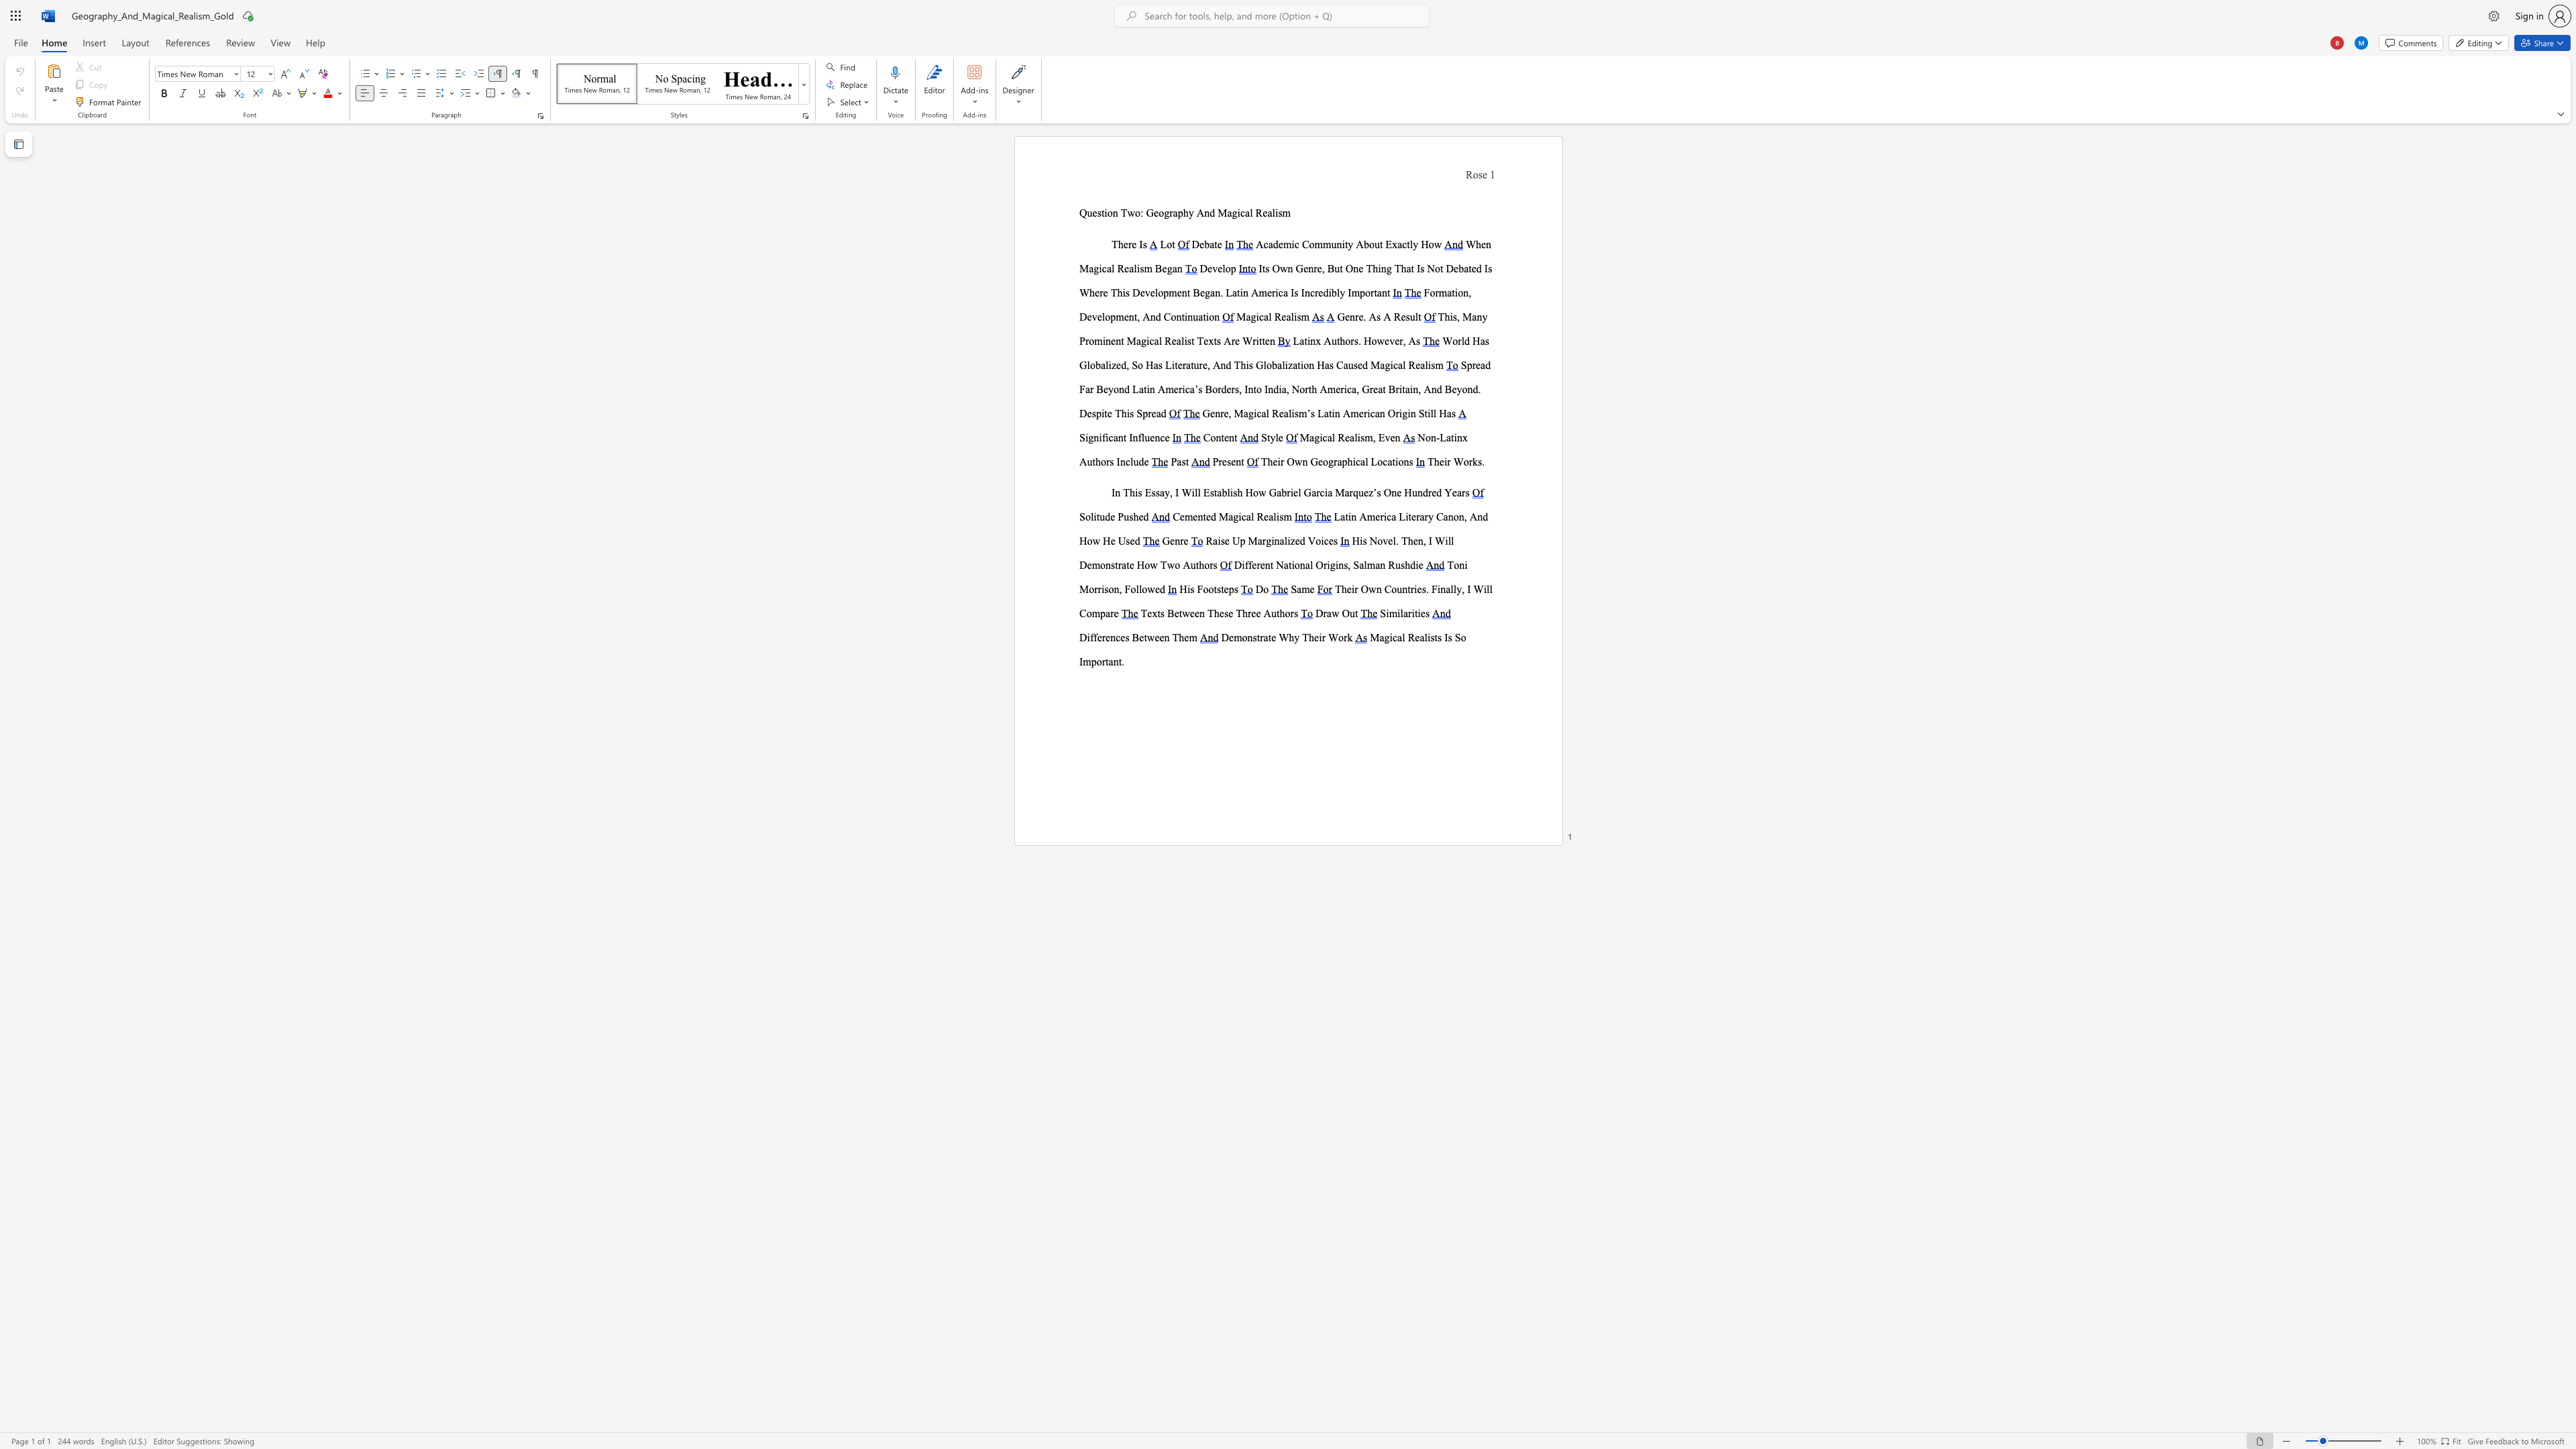  What do you see at coordinates (1480, 244) in the screenshot?
I see `the subset text "en Magical Realism Be" within the text "When Magical Realism Began"` at bounding box center [1480, 244].